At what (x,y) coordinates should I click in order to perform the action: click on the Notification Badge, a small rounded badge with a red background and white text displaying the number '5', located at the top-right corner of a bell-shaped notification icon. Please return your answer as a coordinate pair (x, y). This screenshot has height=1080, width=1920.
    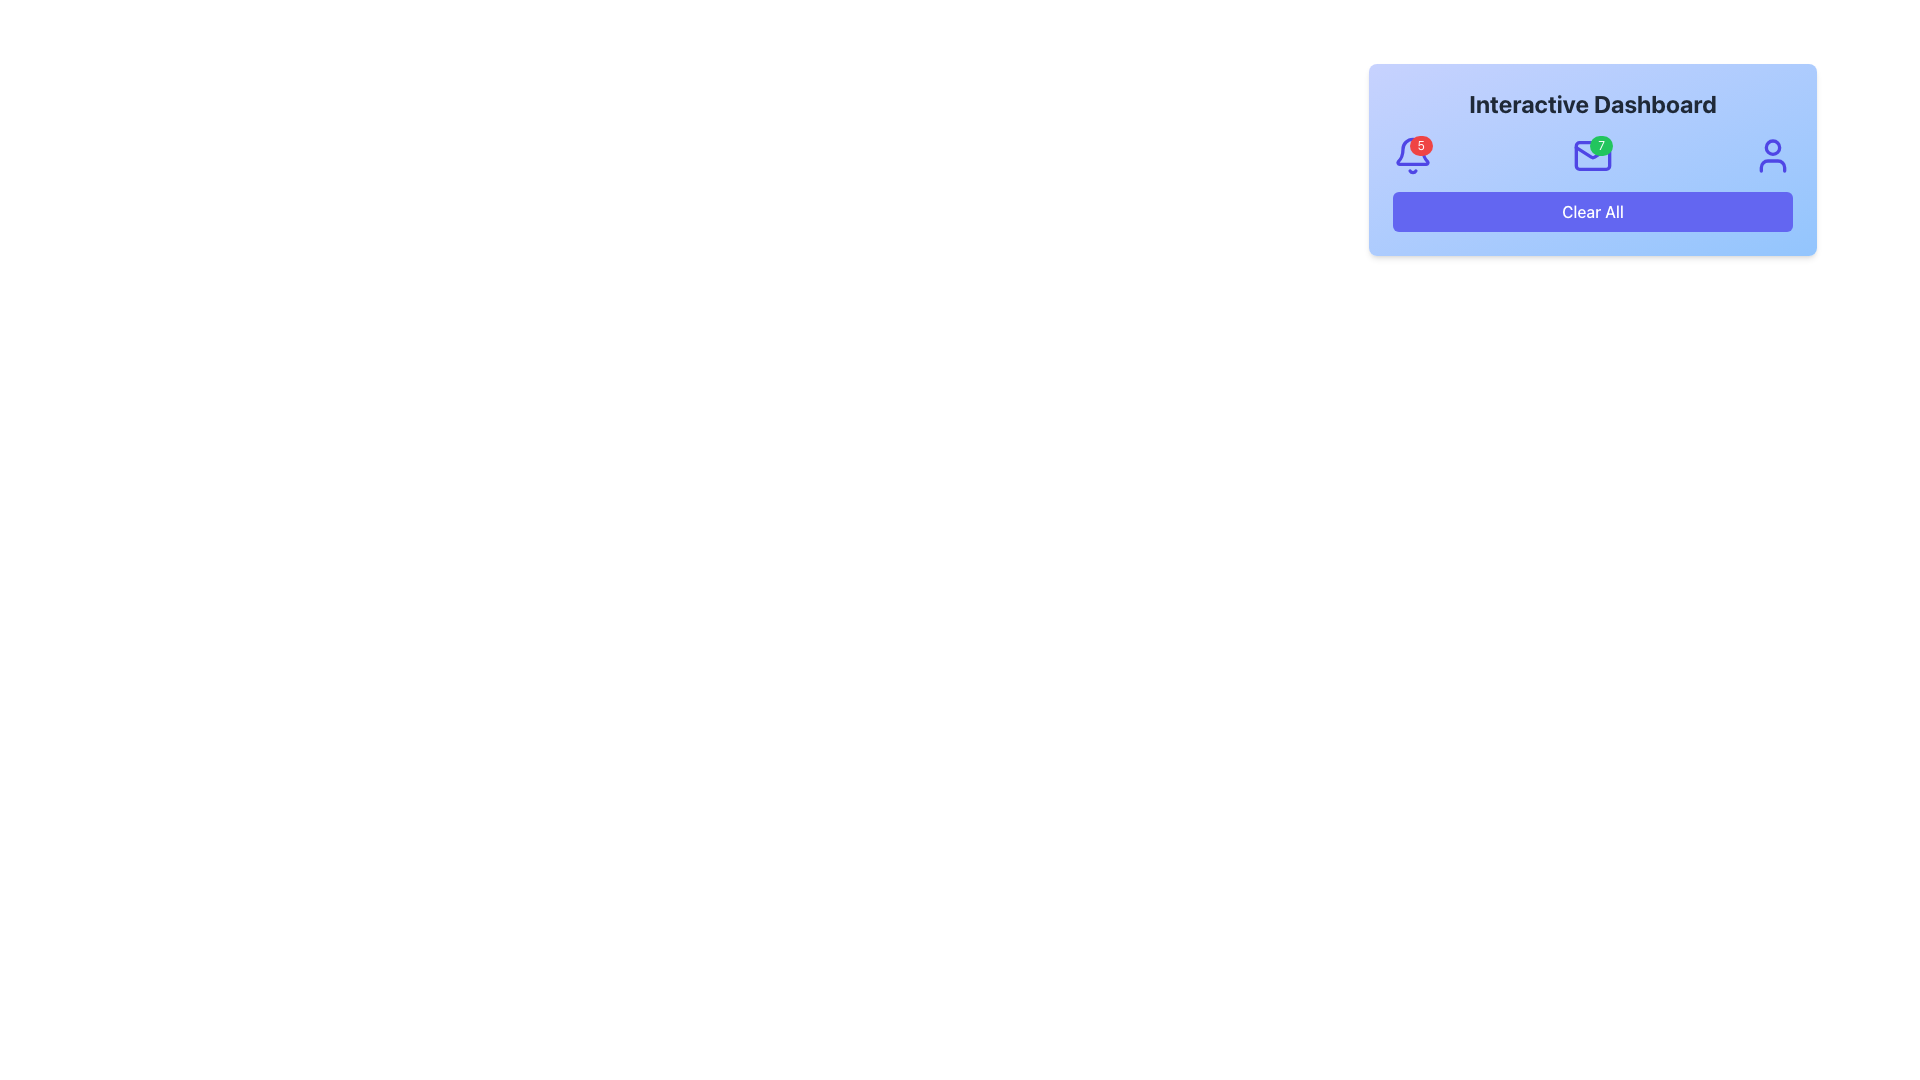
    Looking at the image, I should click on (1420, 145).